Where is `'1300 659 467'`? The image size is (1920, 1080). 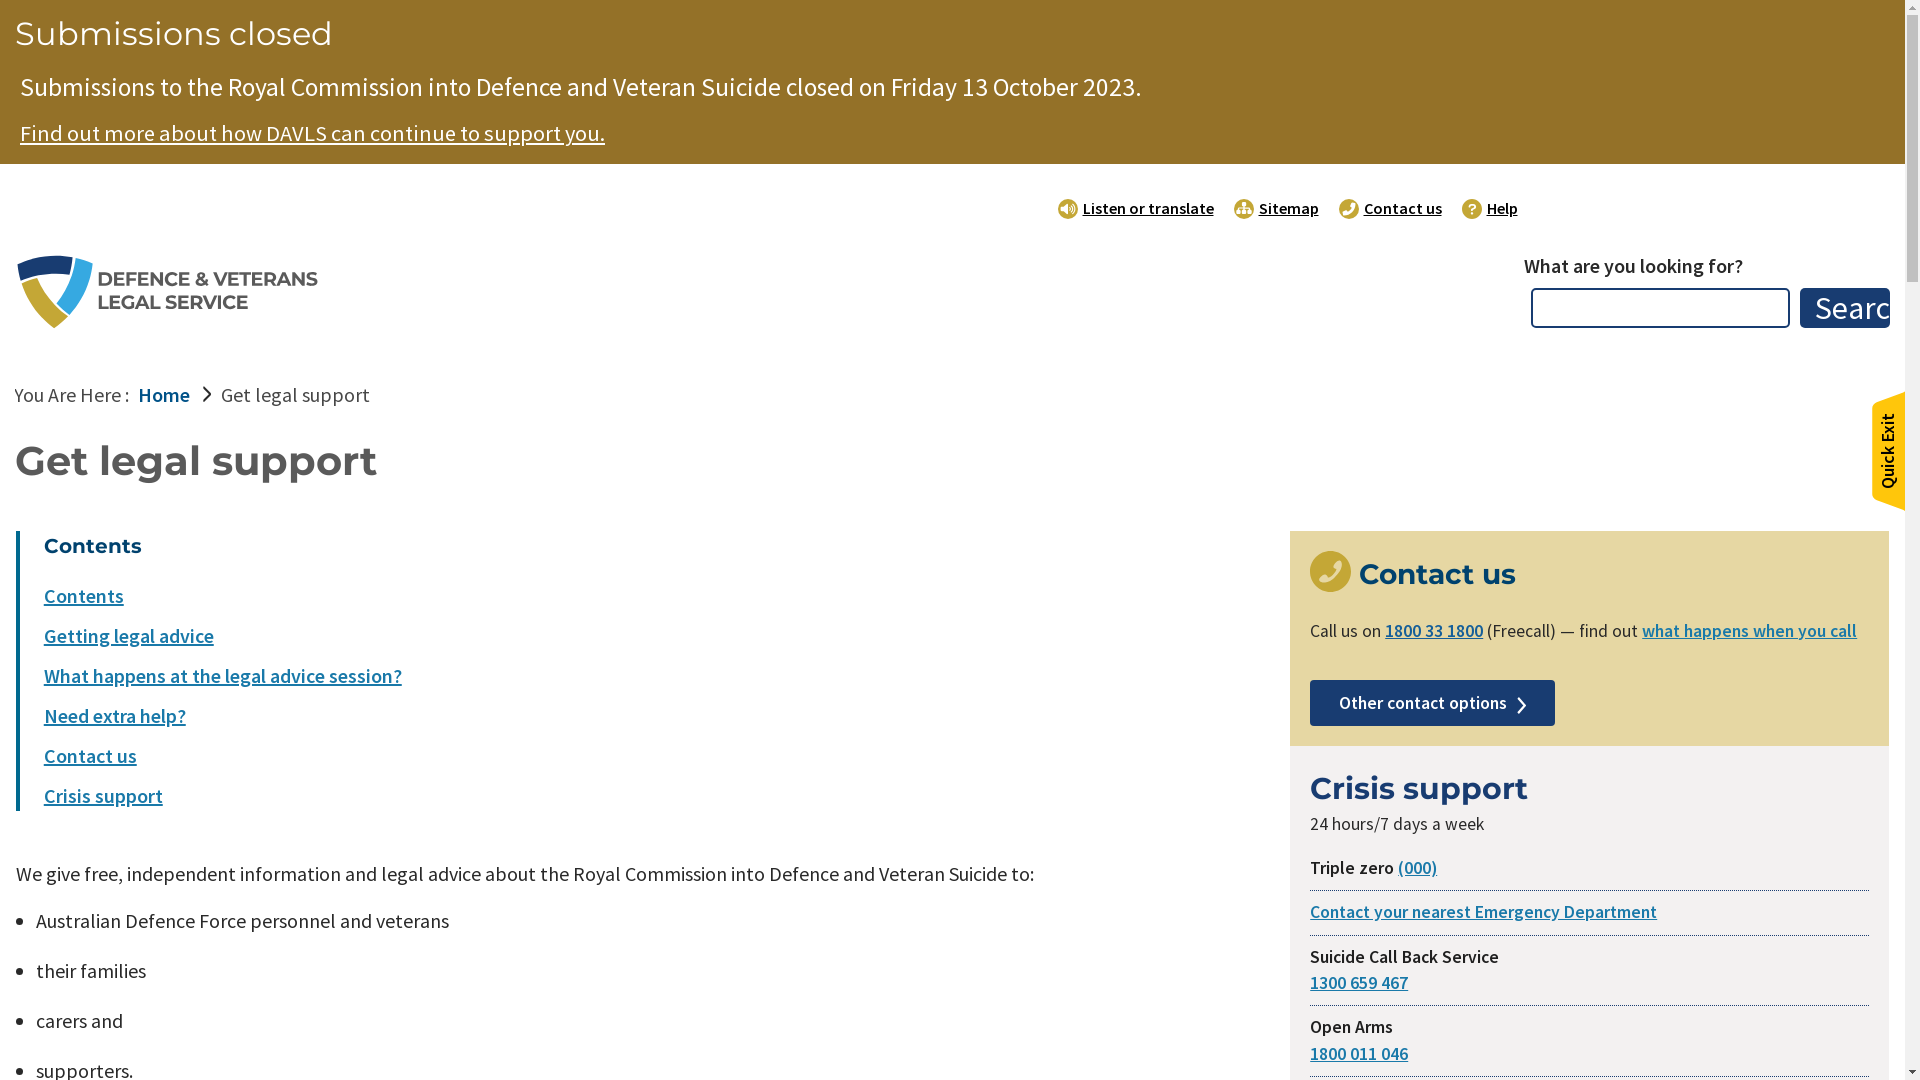 '1300 659 467' is located at coordinates (1358, 982).